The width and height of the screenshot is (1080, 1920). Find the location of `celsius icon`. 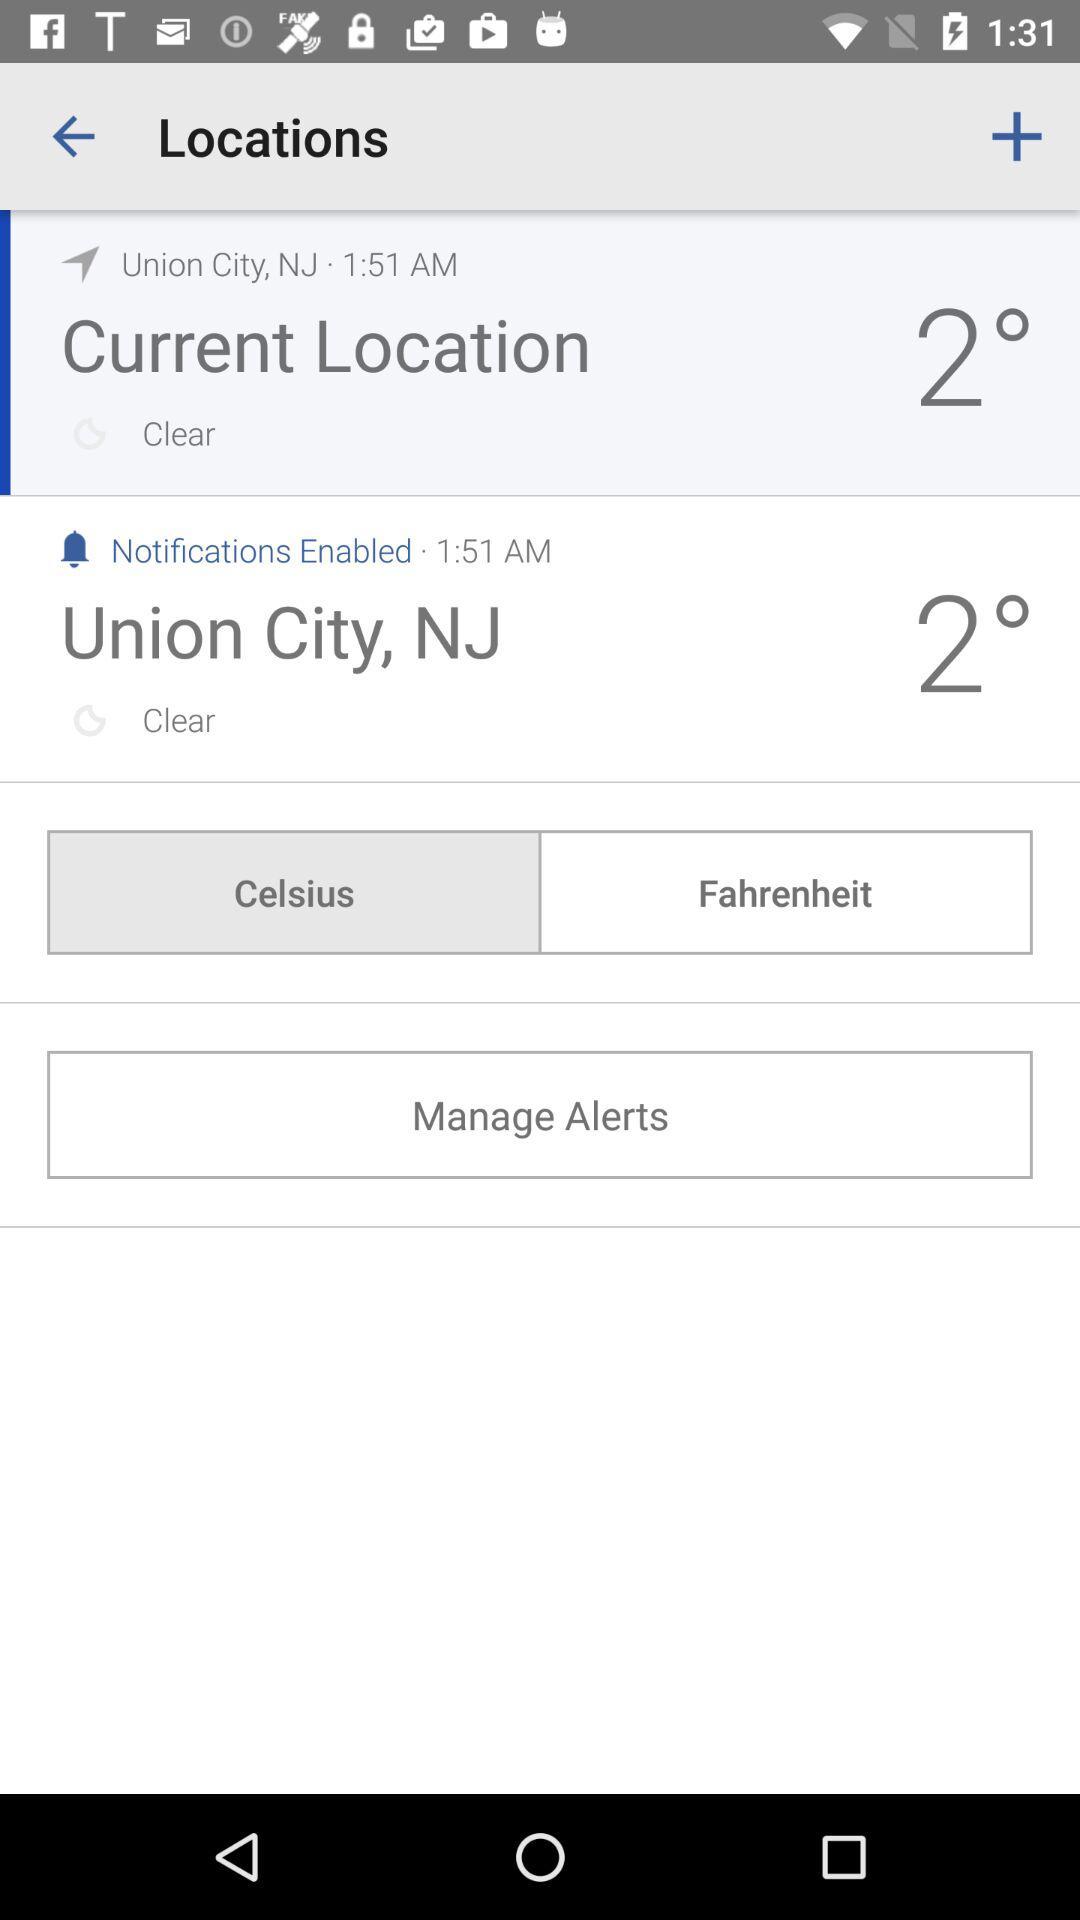

celsius icon is located at coordinates (294, 891).